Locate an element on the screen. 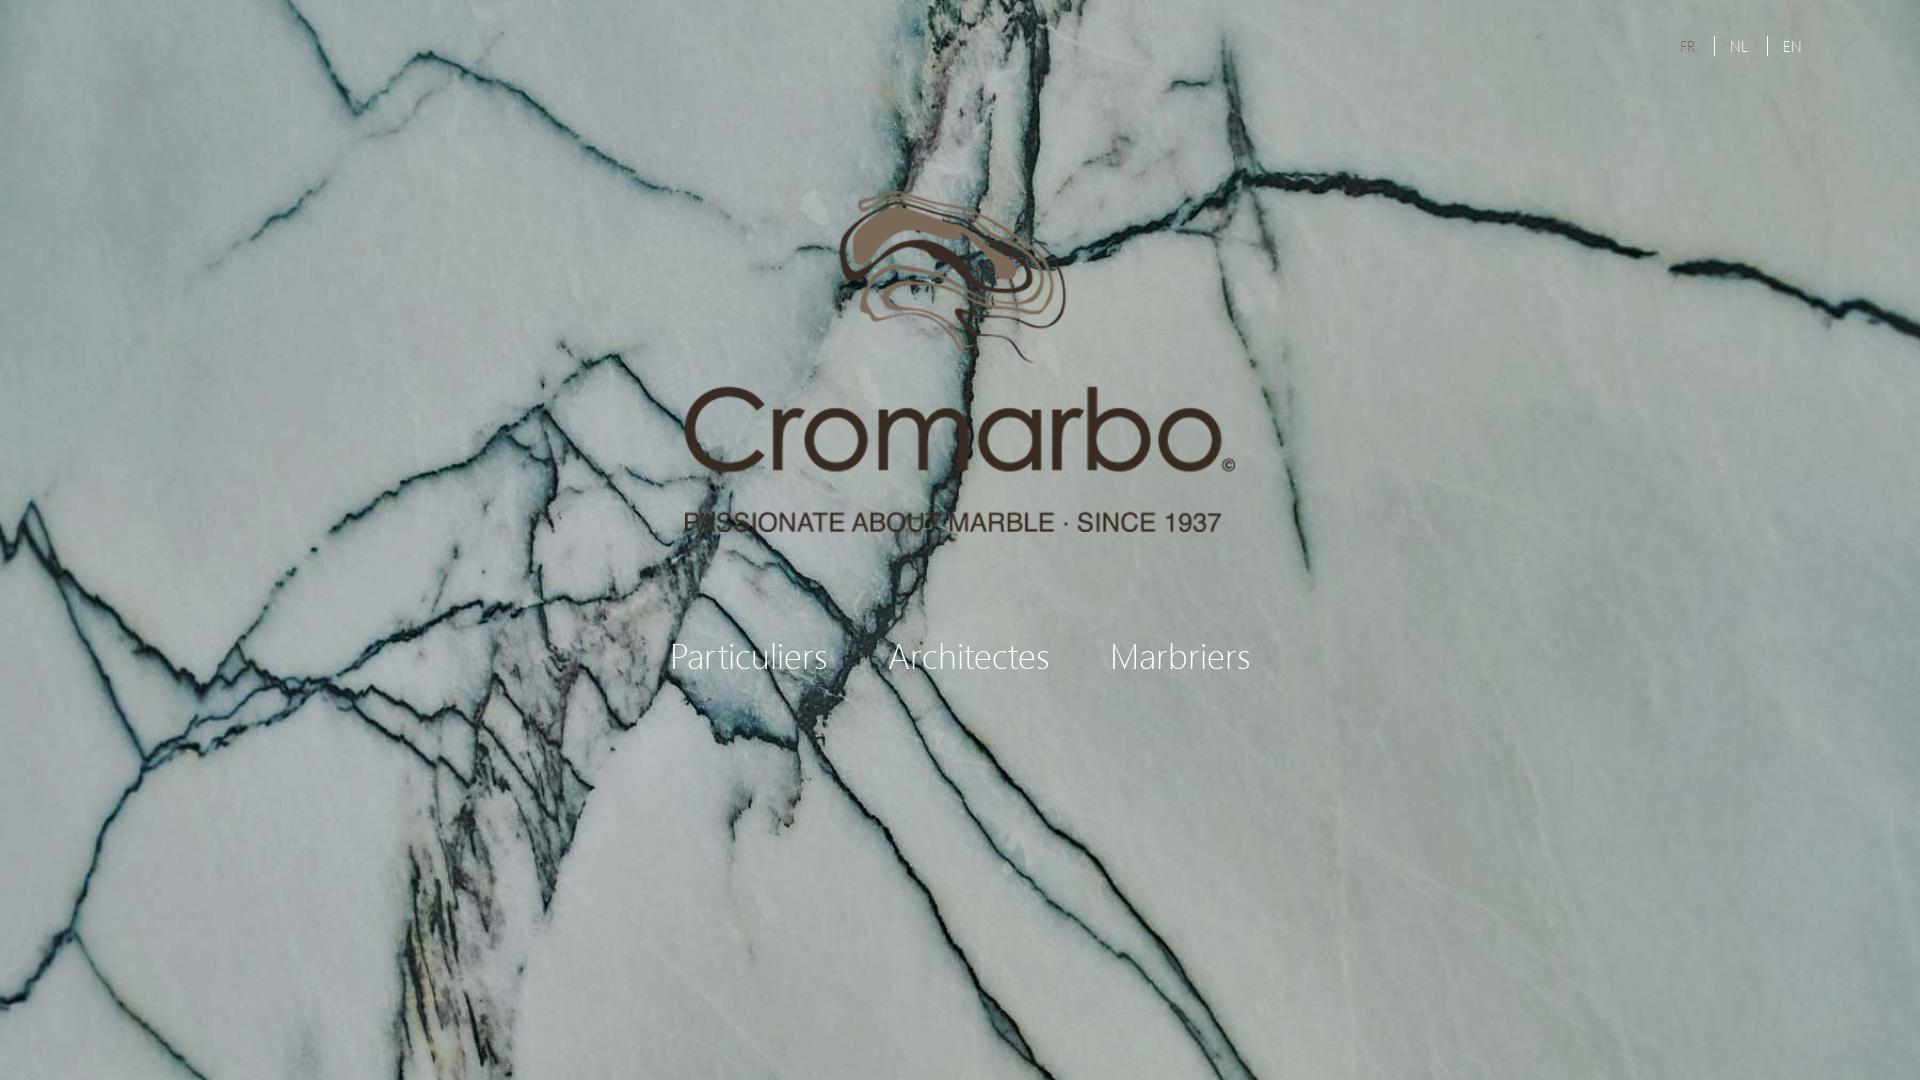  'Architectes' is located at coordinates (969, 654).